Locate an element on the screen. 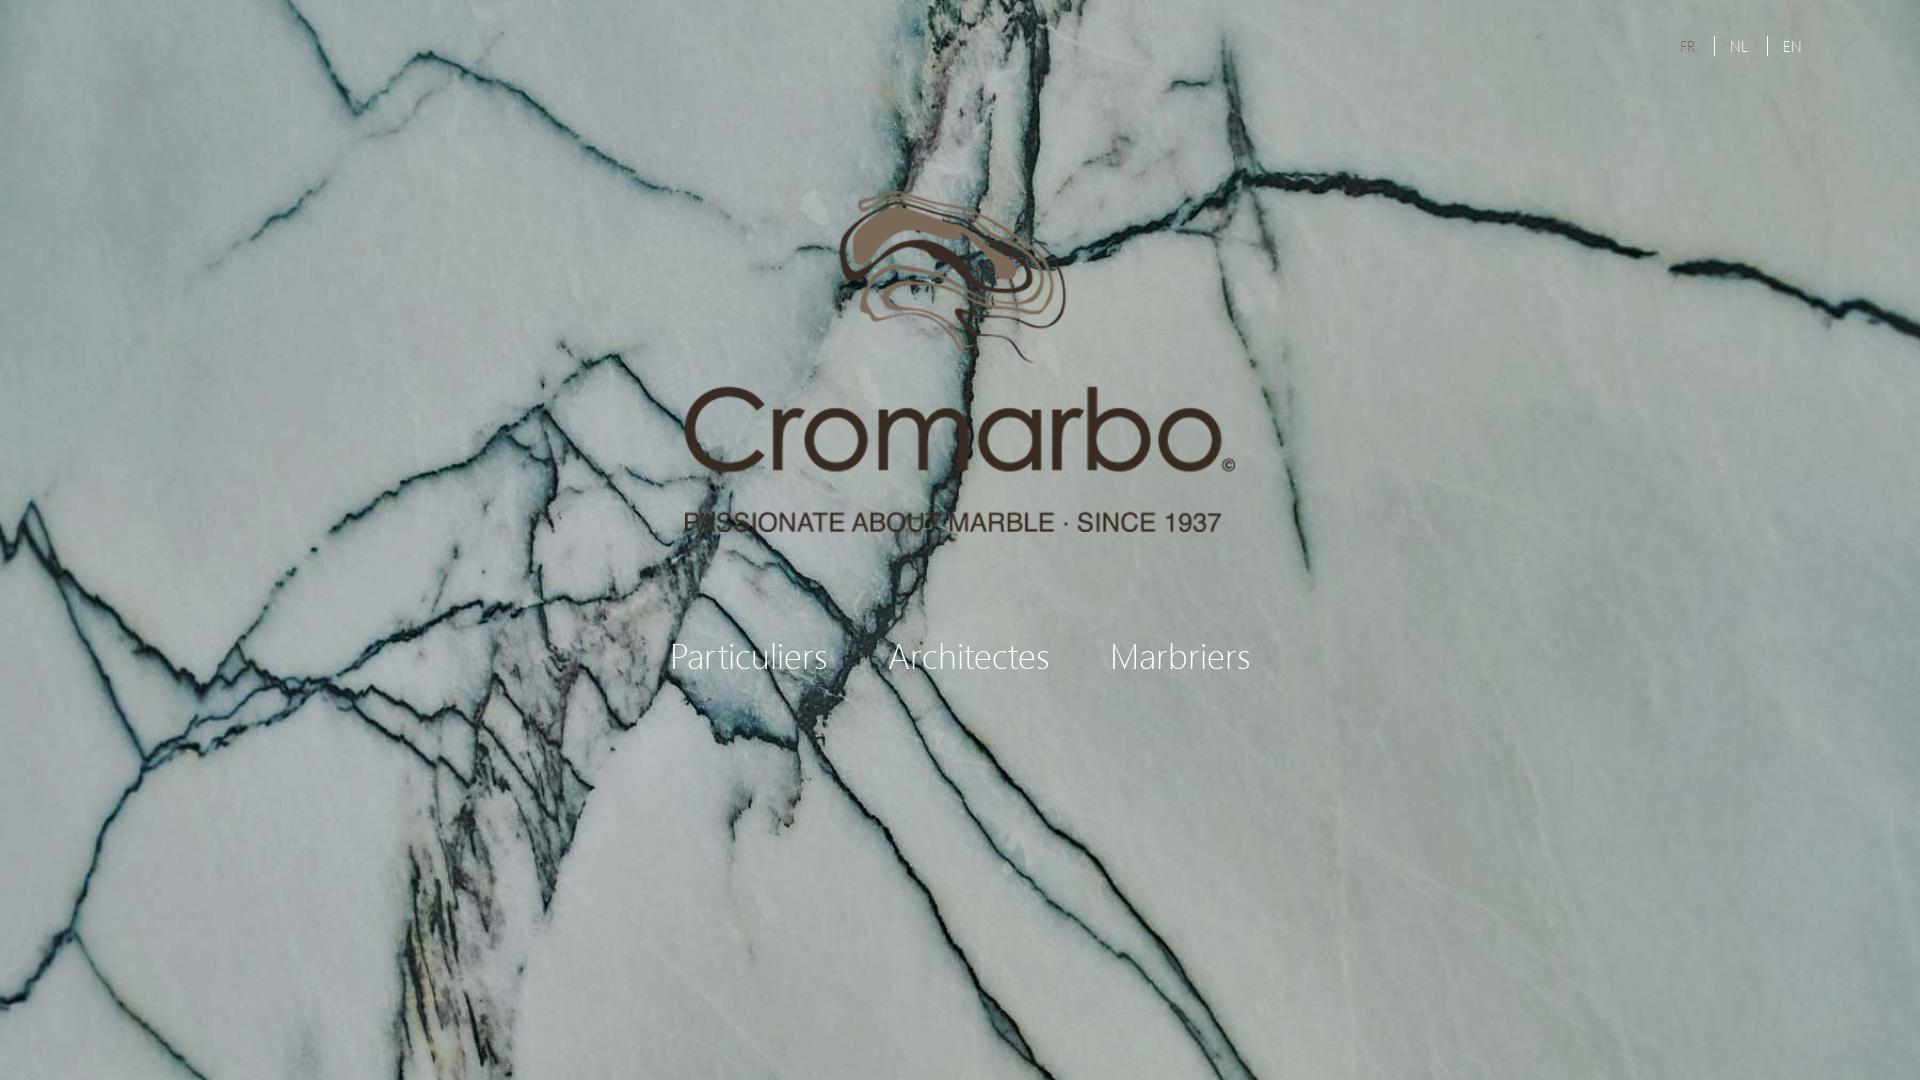  'Architectes' is located at coordinates (969, 654).